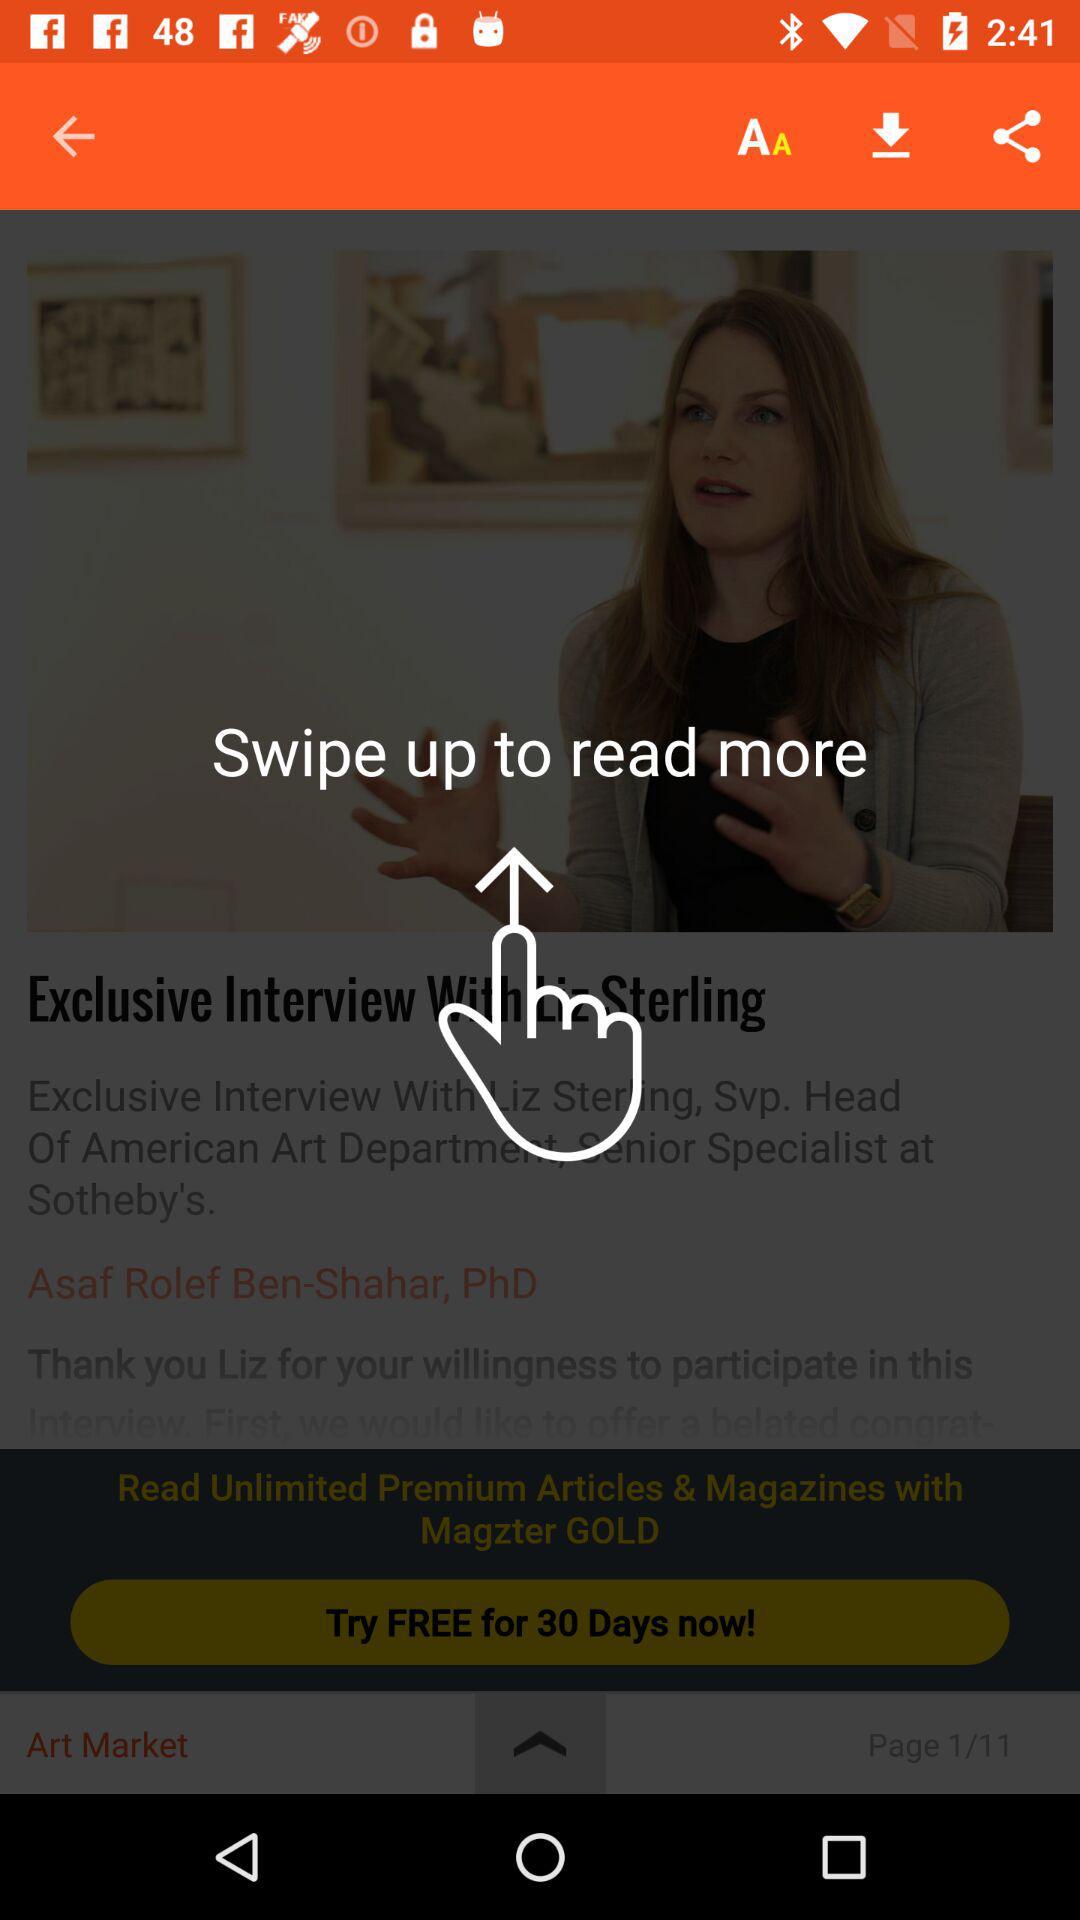 The height and width of the screenshot is (1920, 1080). I want to click on the art market item, so click(249, 1743).